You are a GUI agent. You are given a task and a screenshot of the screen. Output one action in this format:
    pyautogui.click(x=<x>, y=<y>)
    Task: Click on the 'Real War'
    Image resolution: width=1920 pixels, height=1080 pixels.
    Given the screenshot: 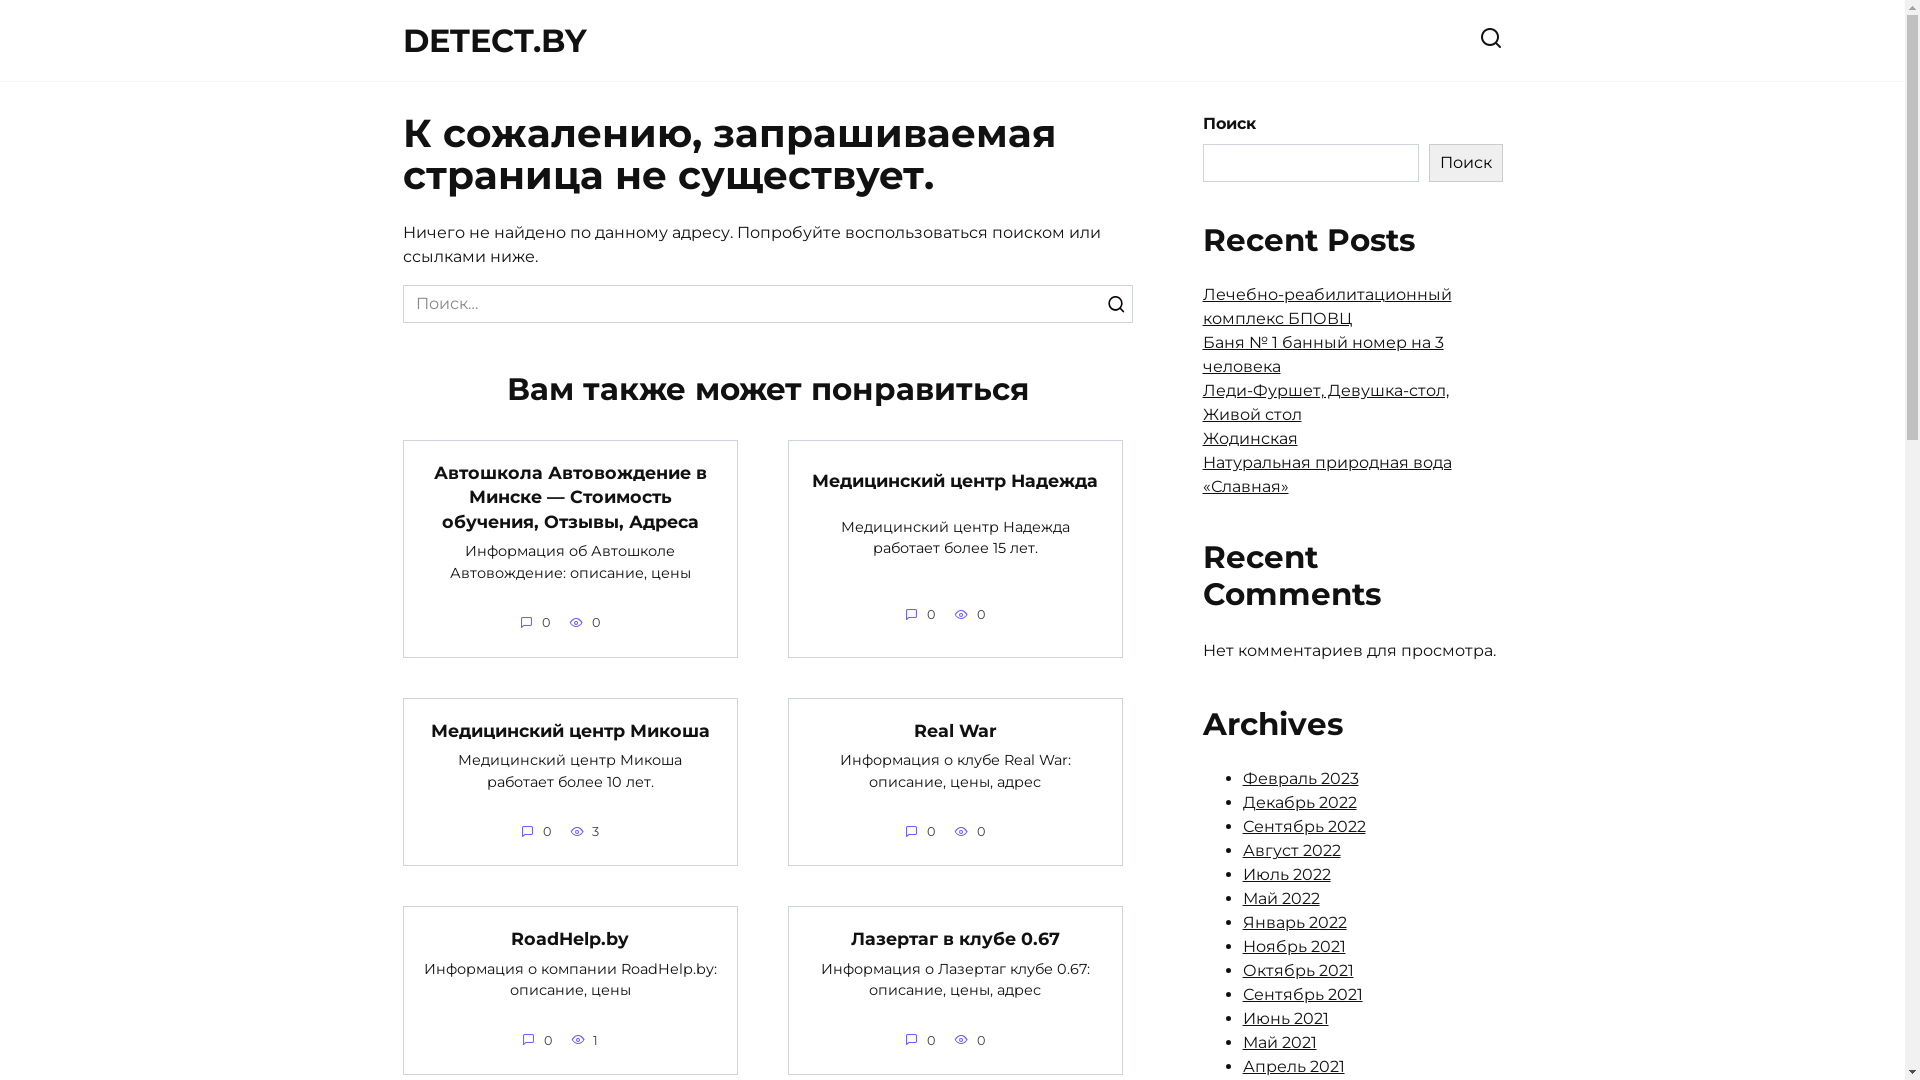 What is the action you would take?
    pyautogui.click(x=912, y=730)
    